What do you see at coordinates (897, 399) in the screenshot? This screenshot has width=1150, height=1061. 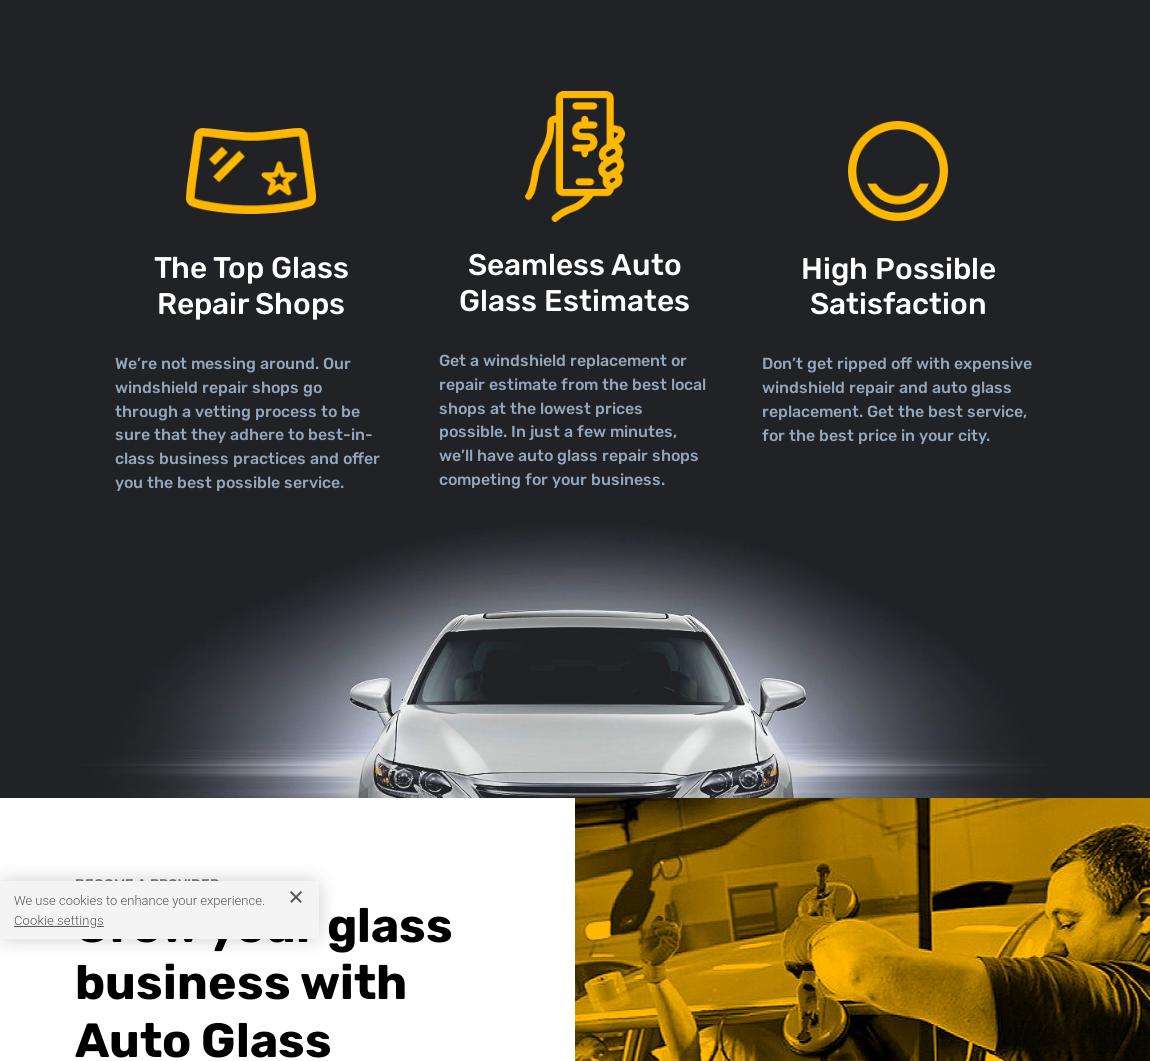 I see `'Don’t get ripped off with expensive windshield repair and auto glass replacement. Get the best service, for the best price in your city.'` at bounding box center [897, 399].